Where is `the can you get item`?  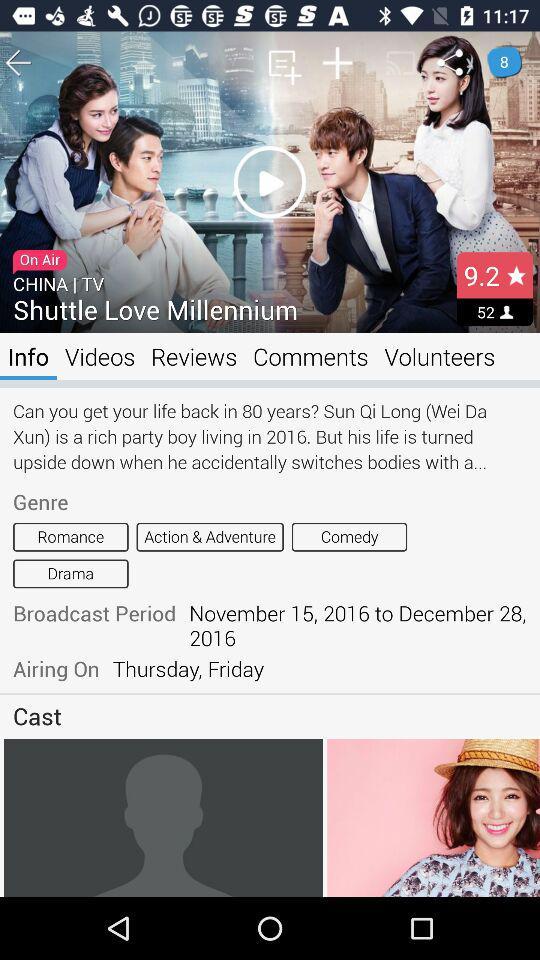
the can you get item is located at coordinates (270, 436).